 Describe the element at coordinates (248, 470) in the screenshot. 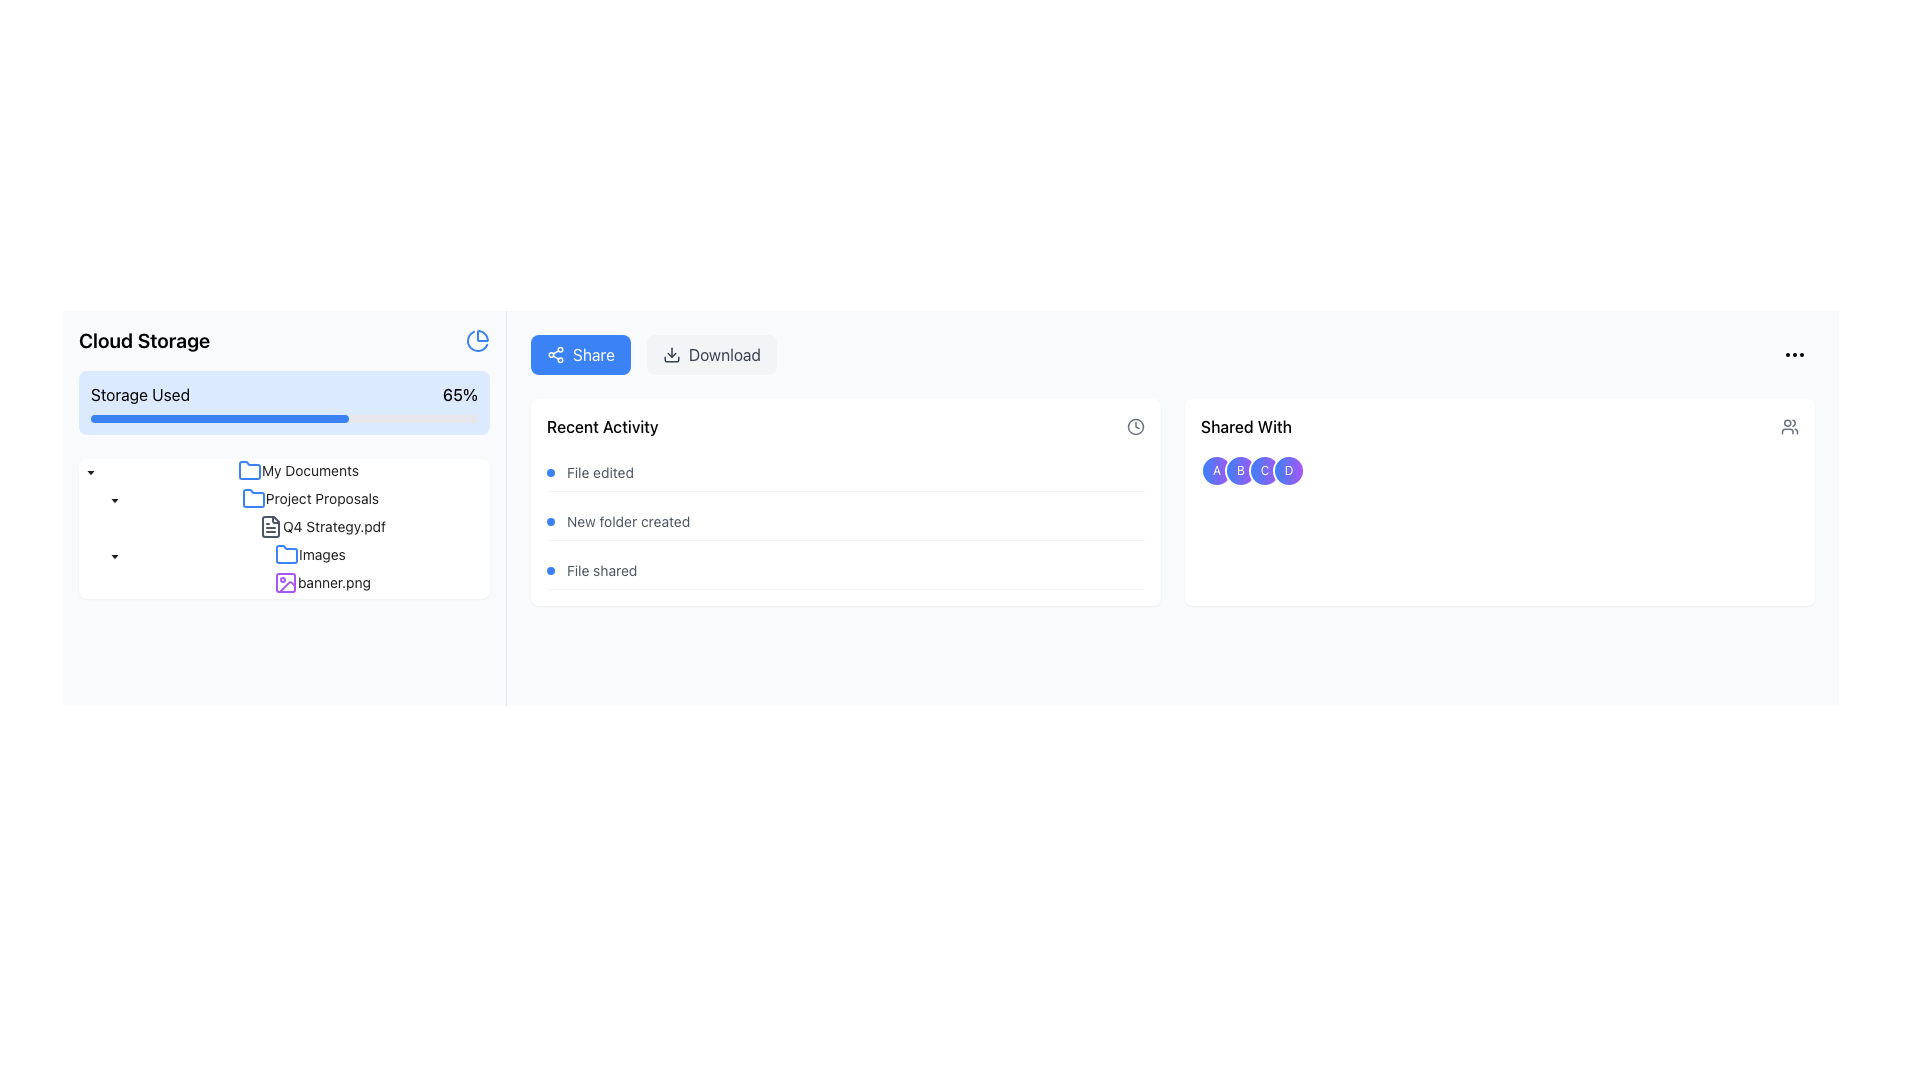

I see `the blue folder icon that represents the 'My Documents' folder` at that location.